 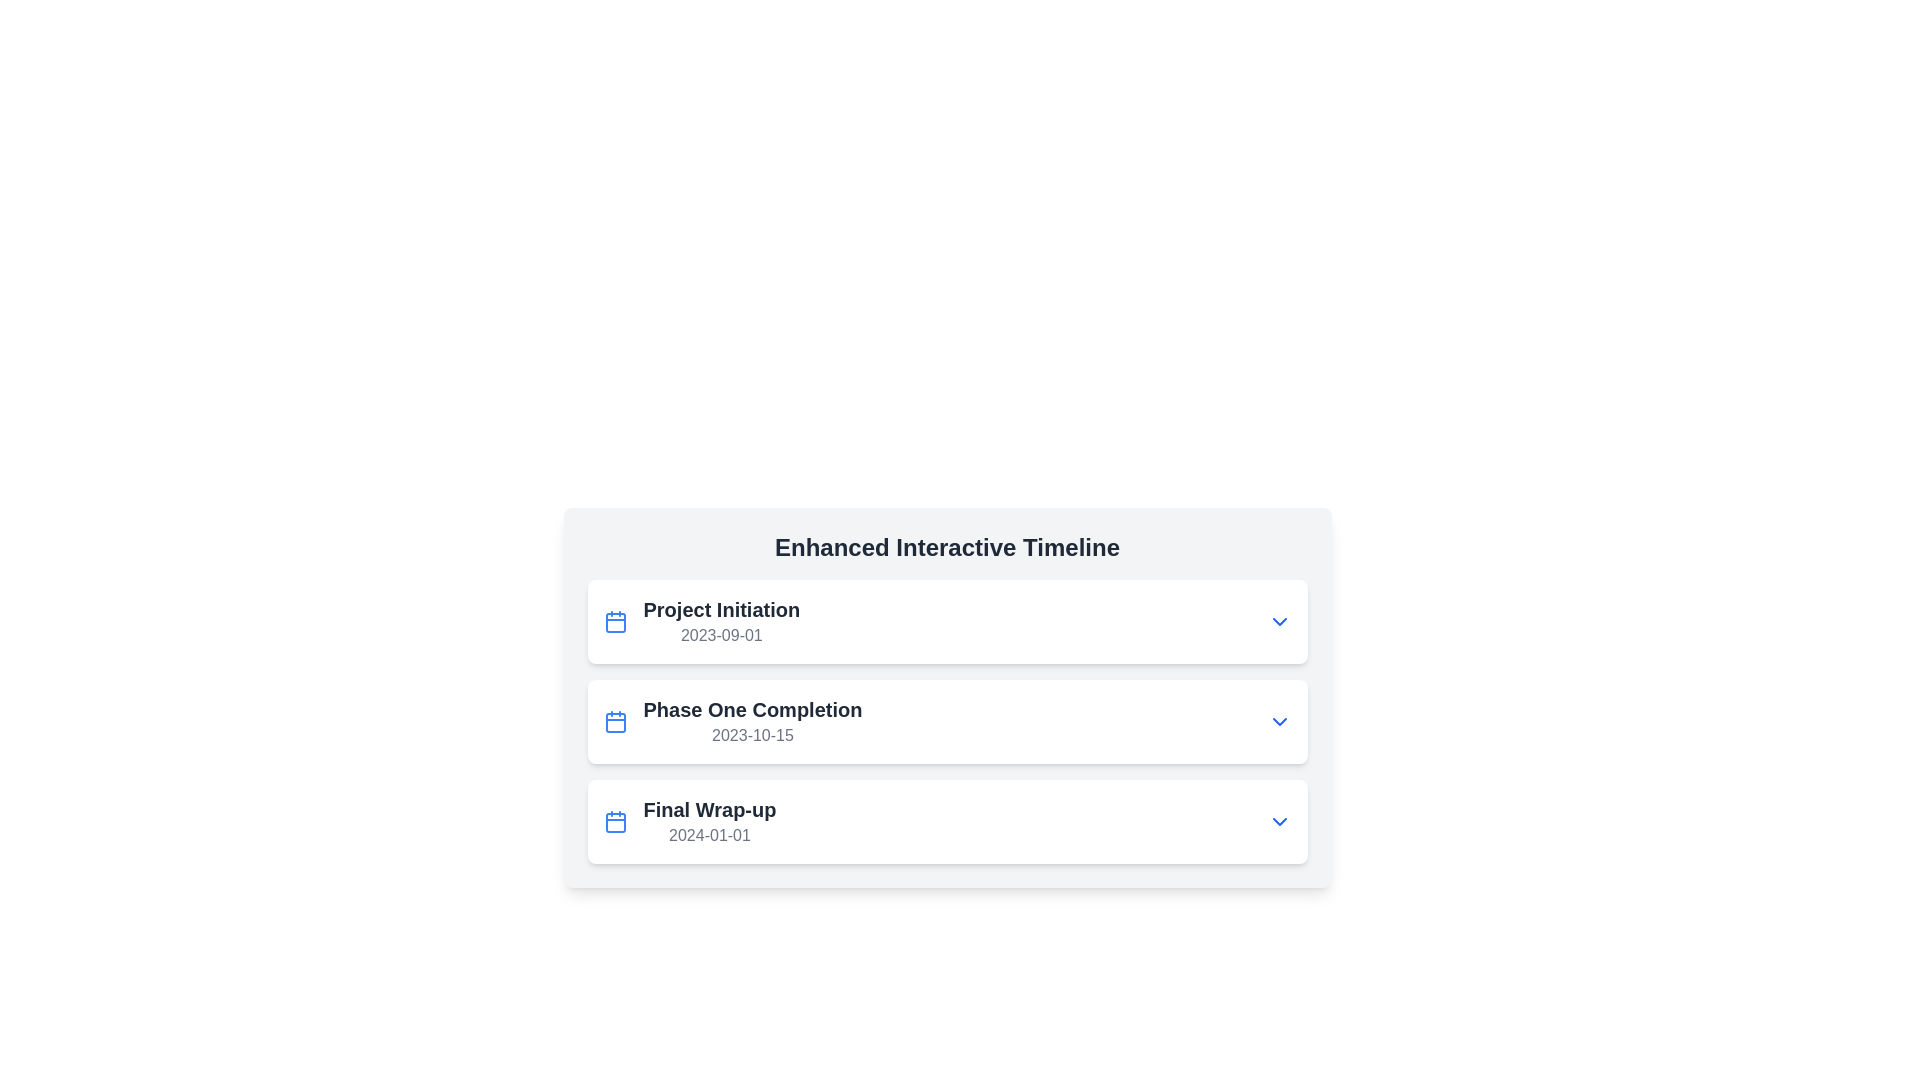 I want to click on the heading text element that labels the first milestone in the Enhanced Interactive Timeline, located above the date '2023-09-01', so click(x=720, y=608).